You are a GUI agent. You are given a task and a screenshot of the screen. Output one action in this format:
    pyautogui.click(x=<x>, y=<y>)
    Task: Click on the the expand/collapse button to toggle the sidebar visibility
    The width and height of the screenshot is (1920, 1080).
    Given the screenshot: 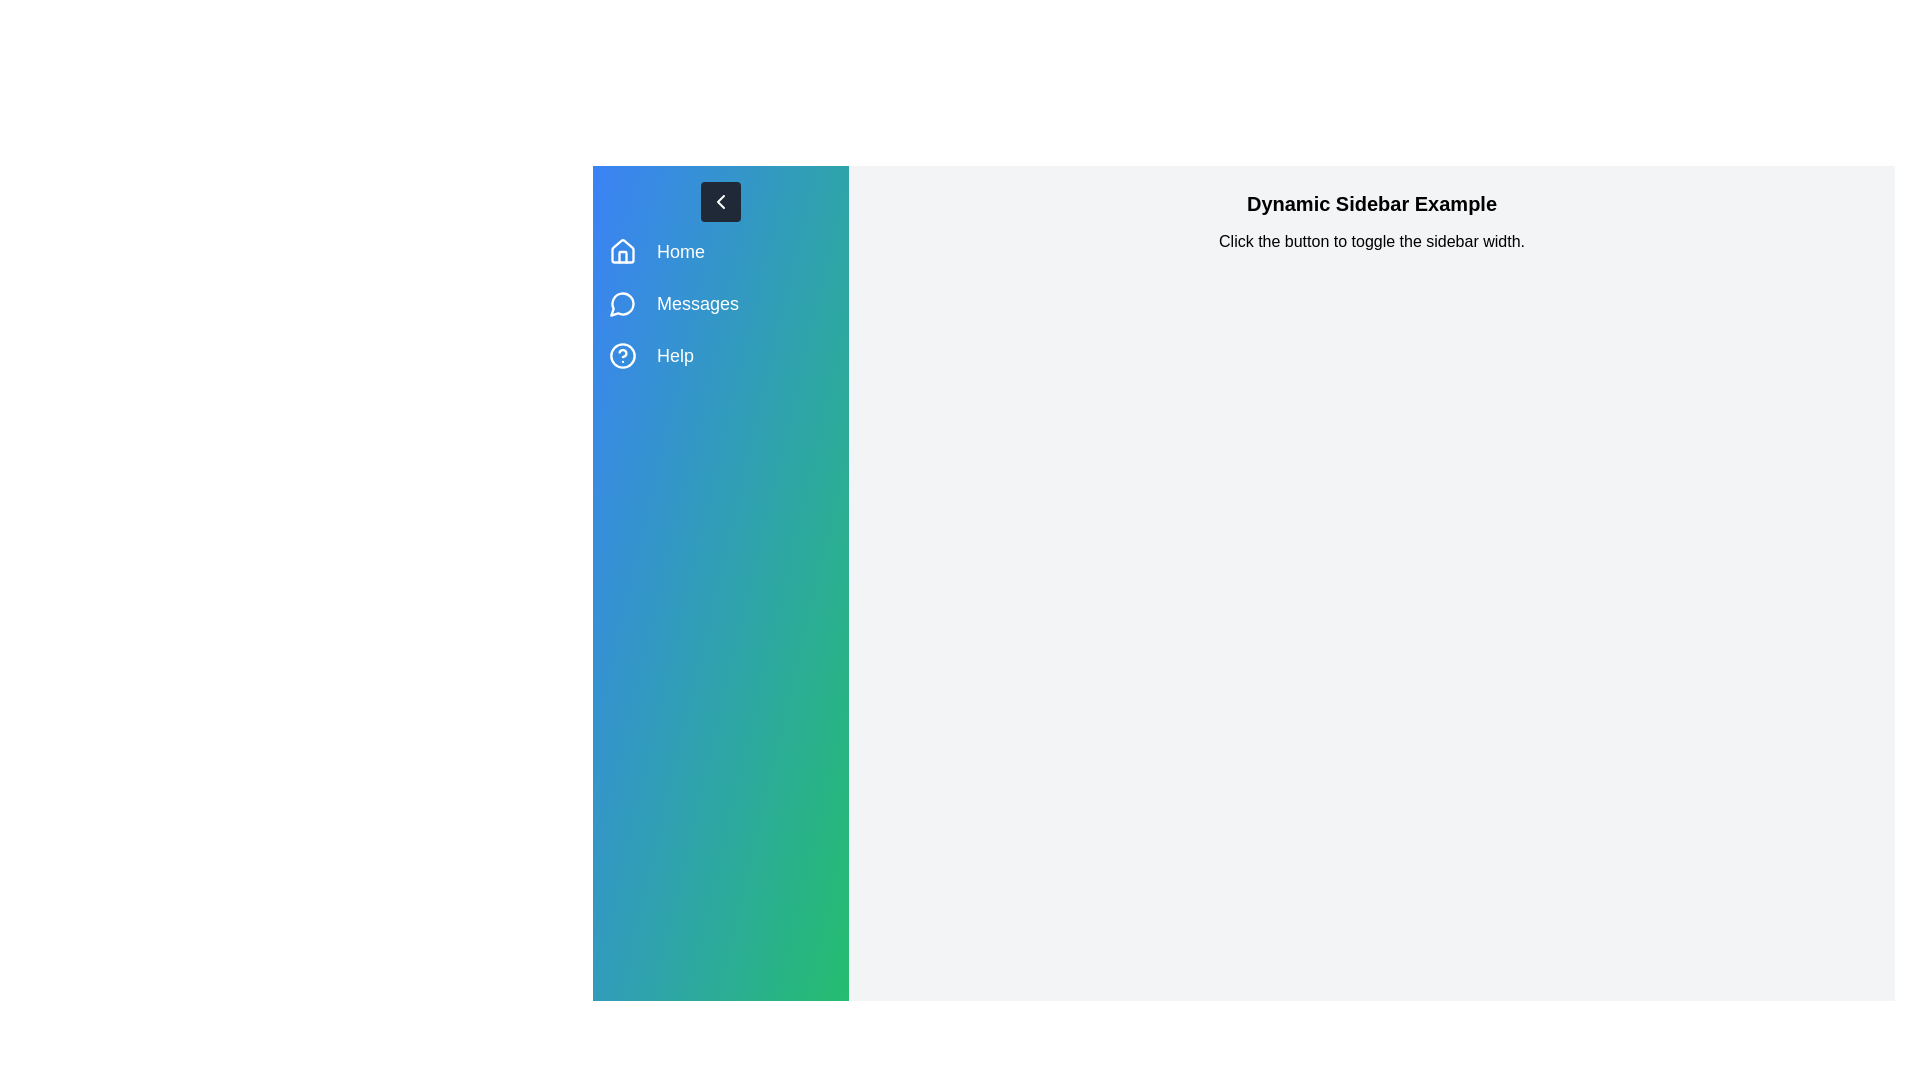 What is the action you would take?
    pyautogui.click(x=720, y=201)
    